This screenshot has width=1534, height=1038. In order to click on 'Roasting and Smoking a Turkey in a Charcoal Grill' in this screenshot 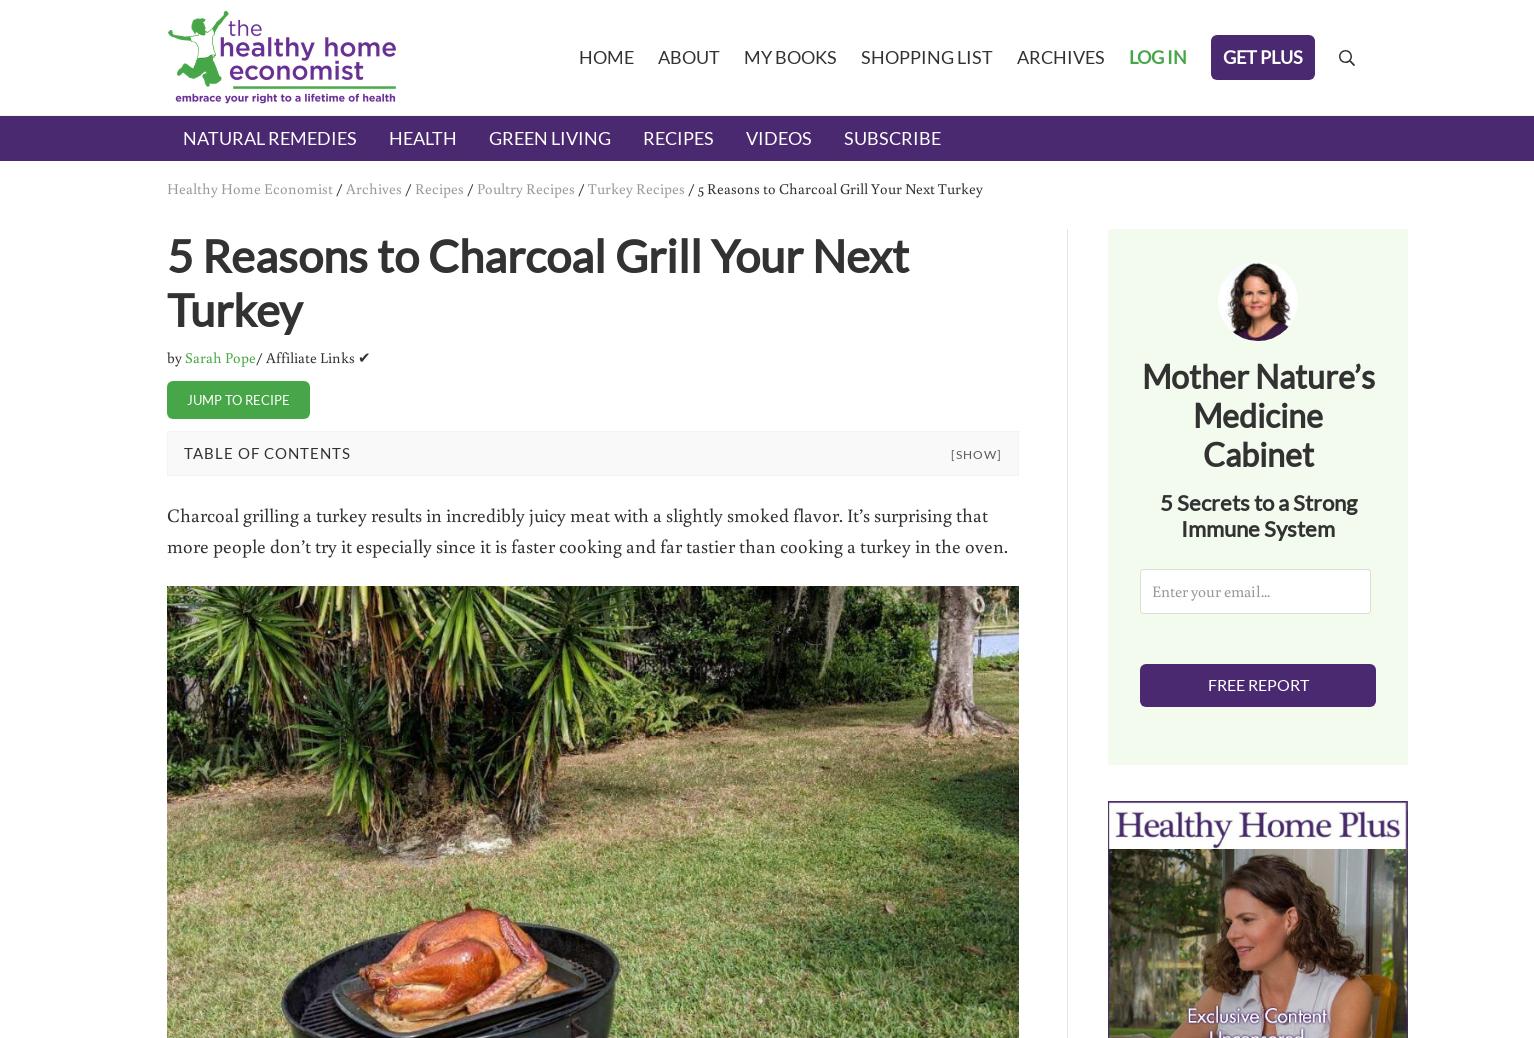, I will do `click(182, 540)`.